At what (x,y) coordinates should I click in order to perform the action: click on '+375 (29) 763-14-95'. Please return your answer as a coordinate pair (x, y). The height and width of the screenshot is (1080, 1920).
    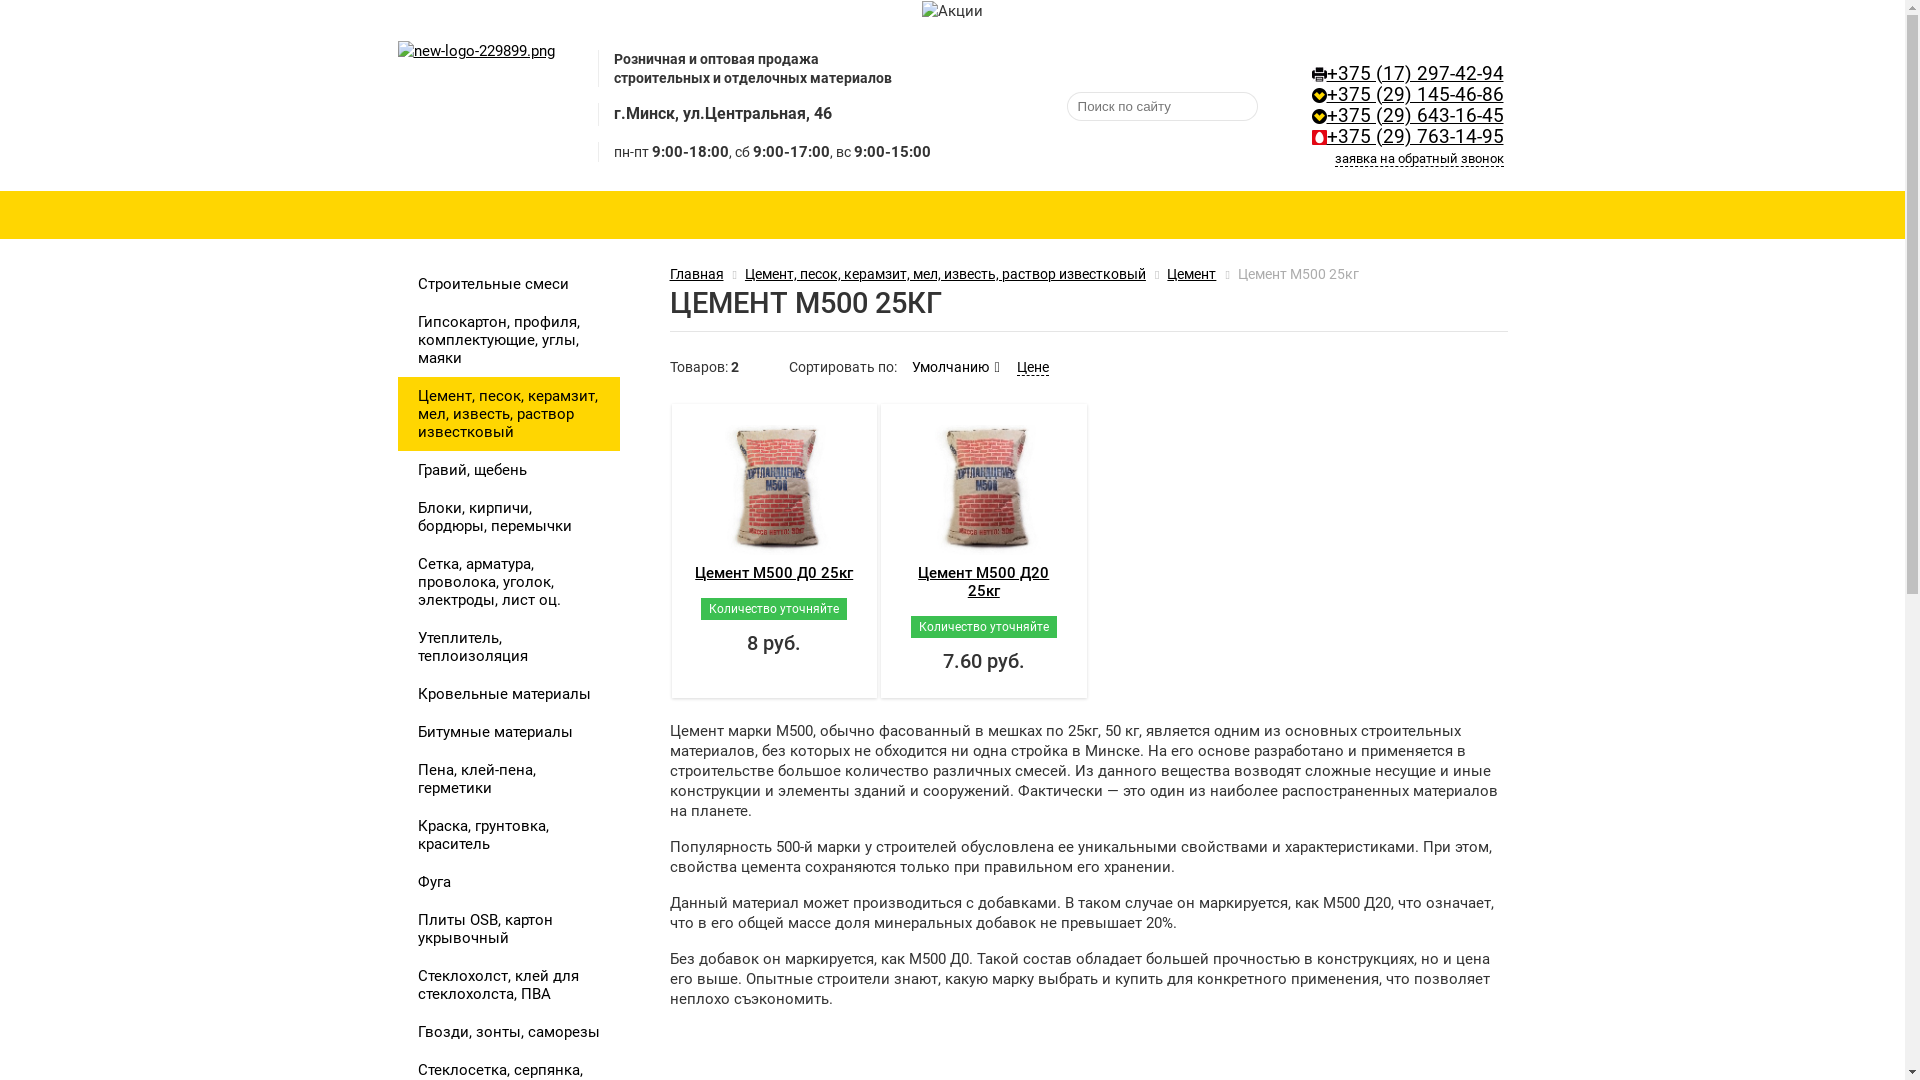
    Looking at the image, I should click on (1413, 136).